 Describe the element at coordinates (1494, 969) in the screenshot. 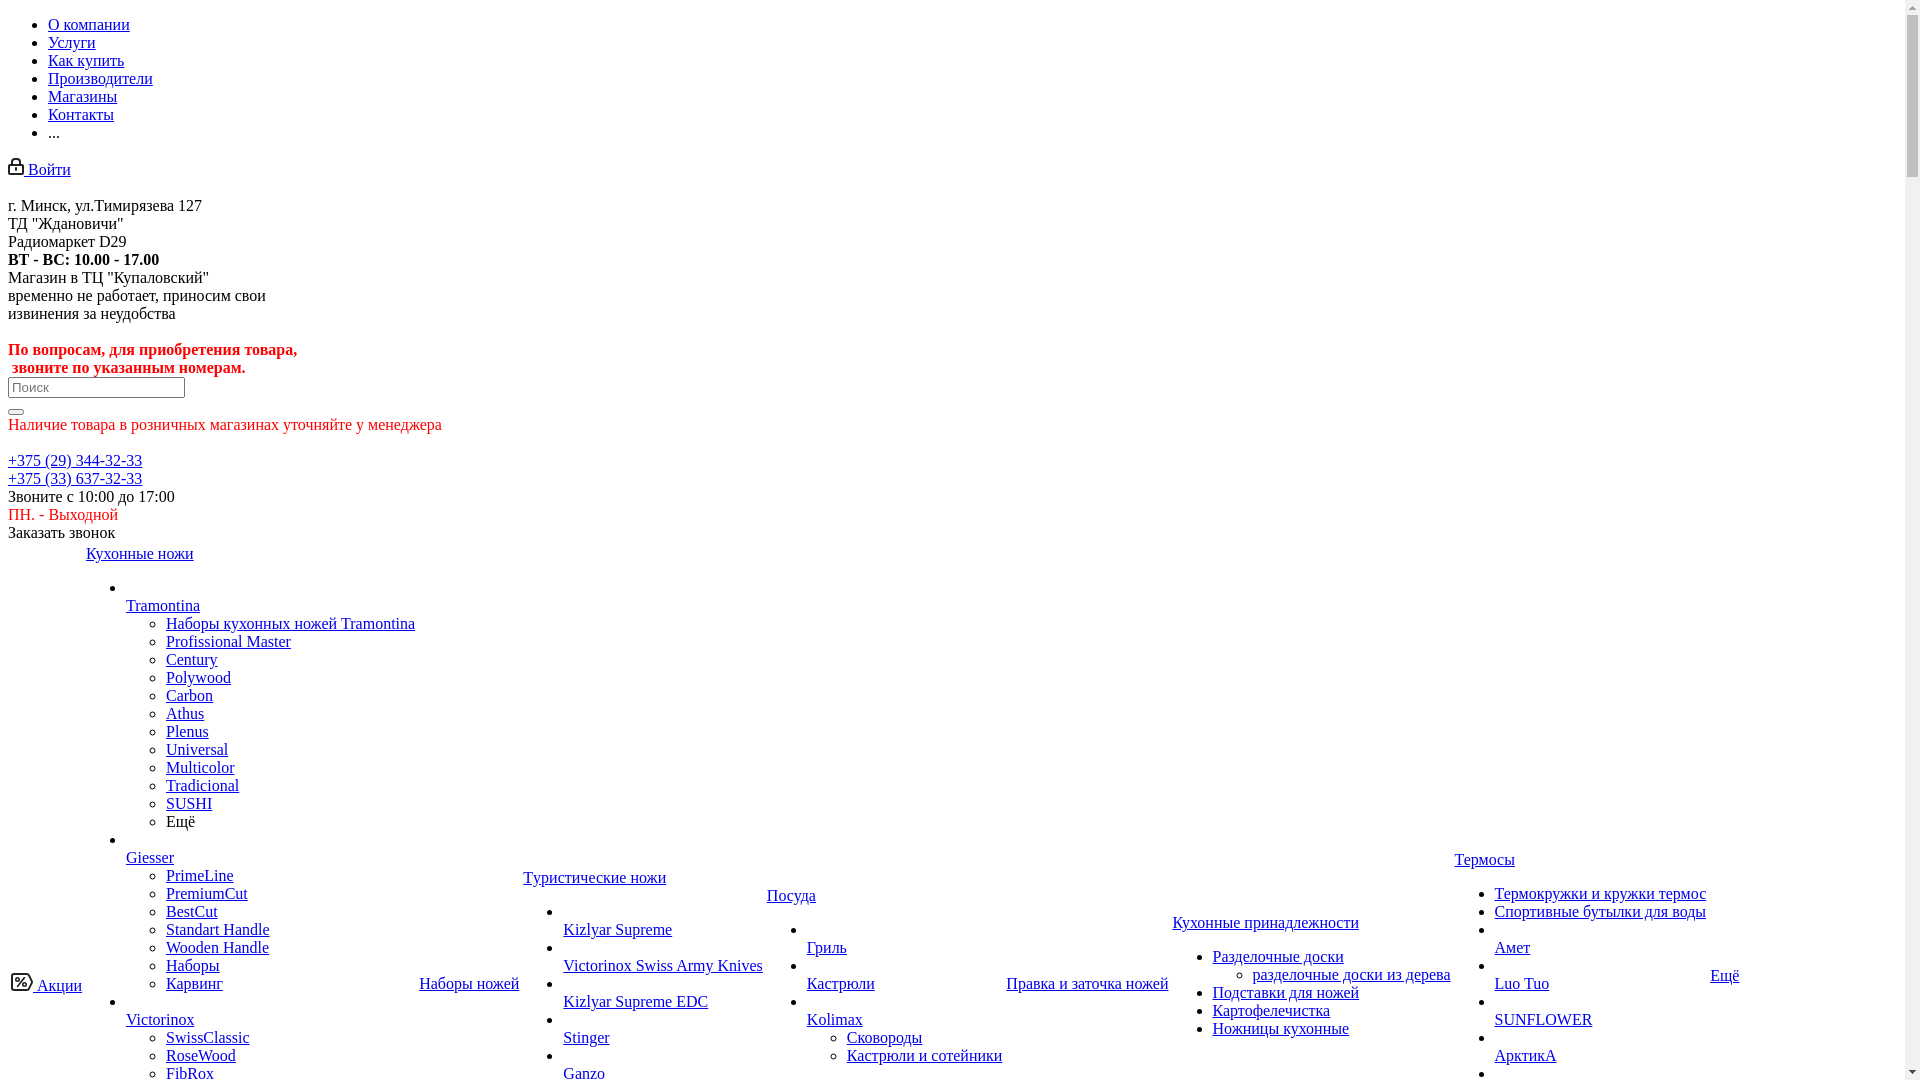

I see `'Luo Tuo'` at that location.